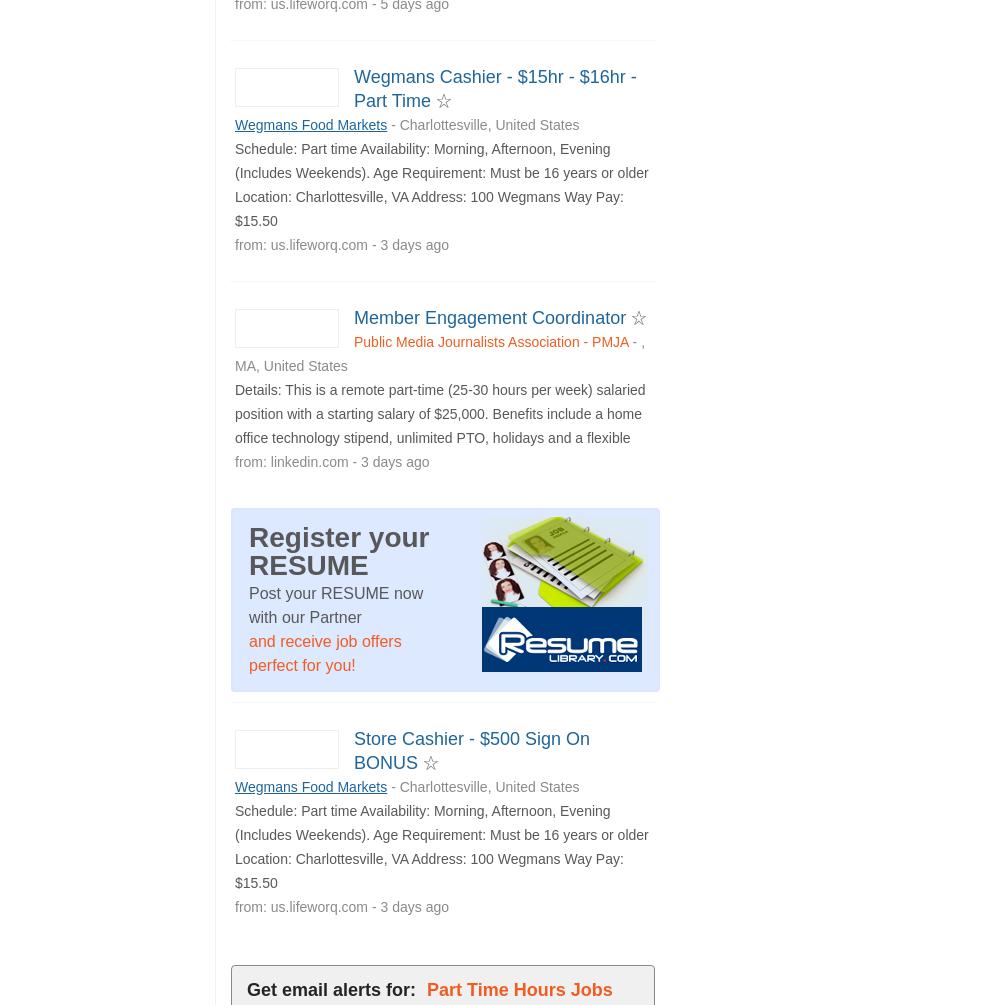  Describe the element at coordinates (472, 750) in the screenshot. I see `'Store Cashier - $500 Sign On BONUS'` at that location.